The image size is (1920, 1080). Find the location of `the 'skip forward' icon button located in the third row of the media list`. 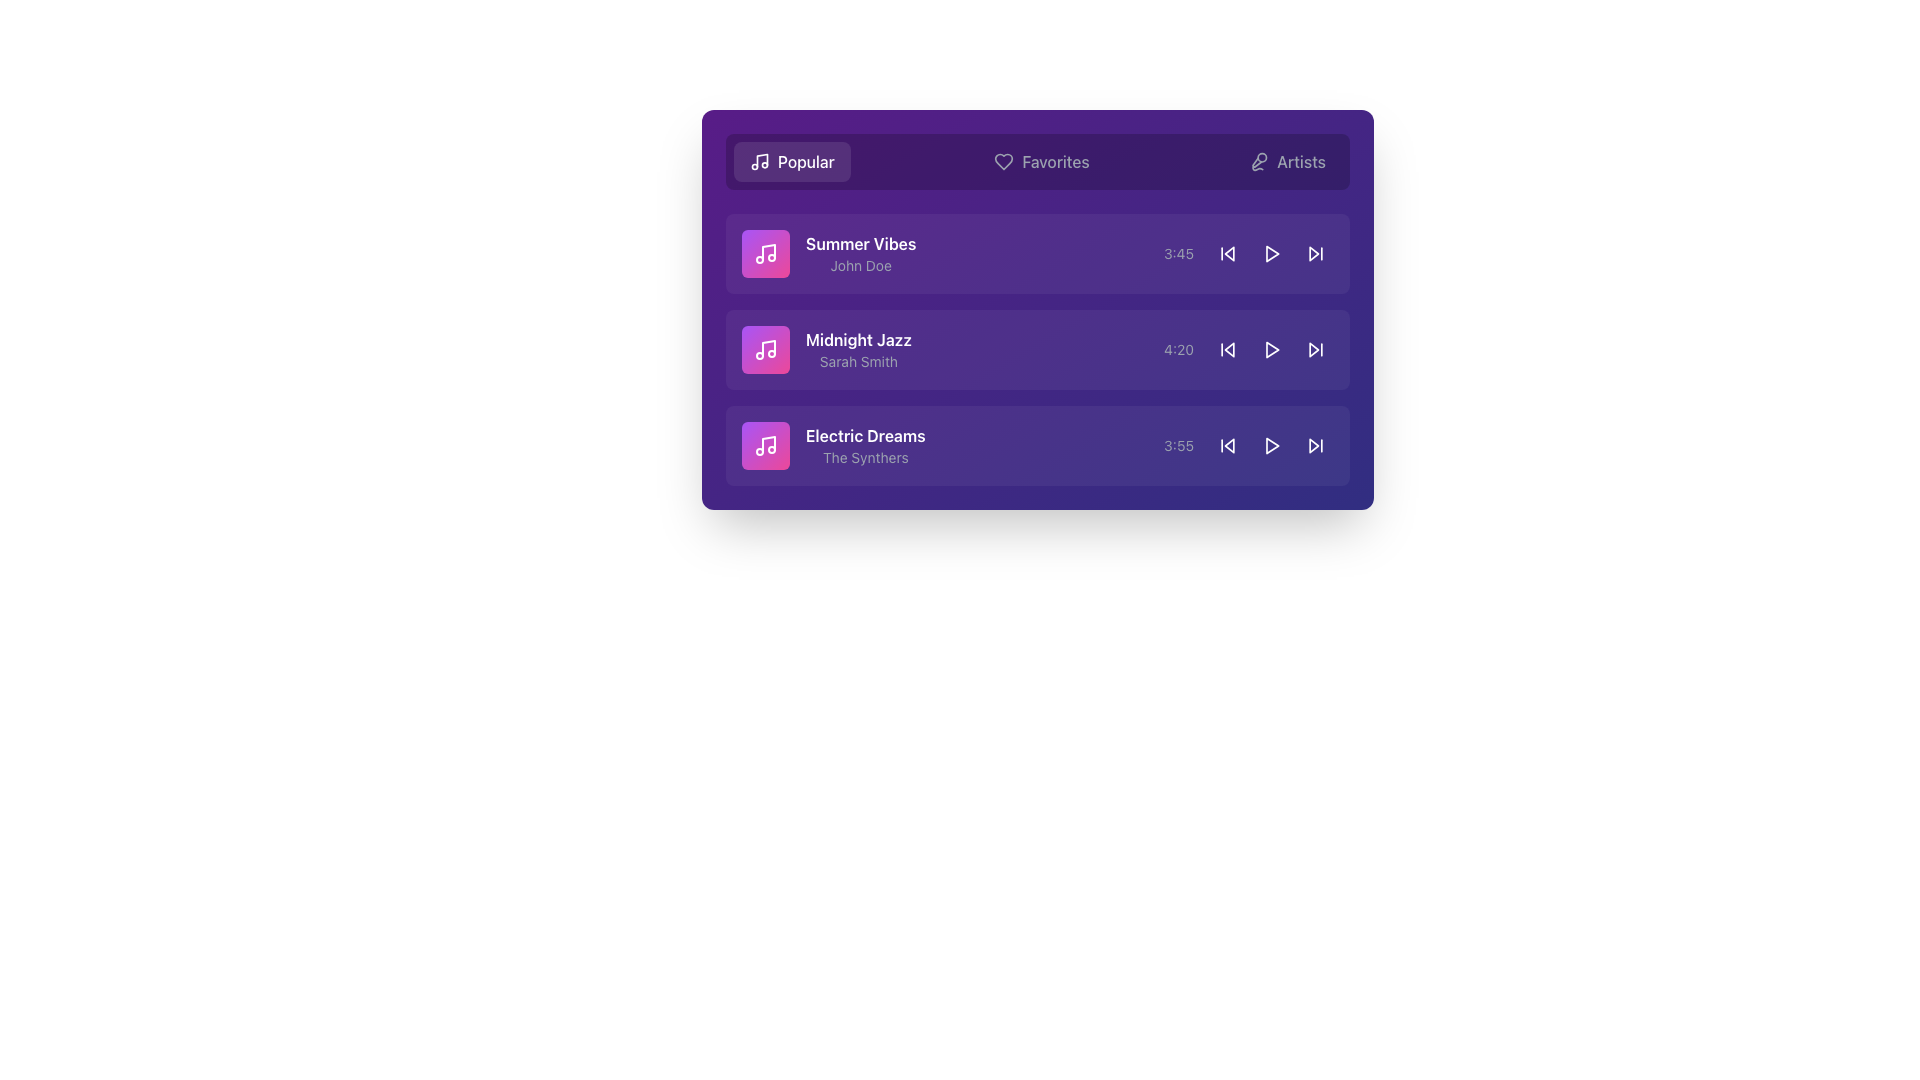

the 'skip forward' icon button located in the third row of the media list is located at coordinates (1315, 253).